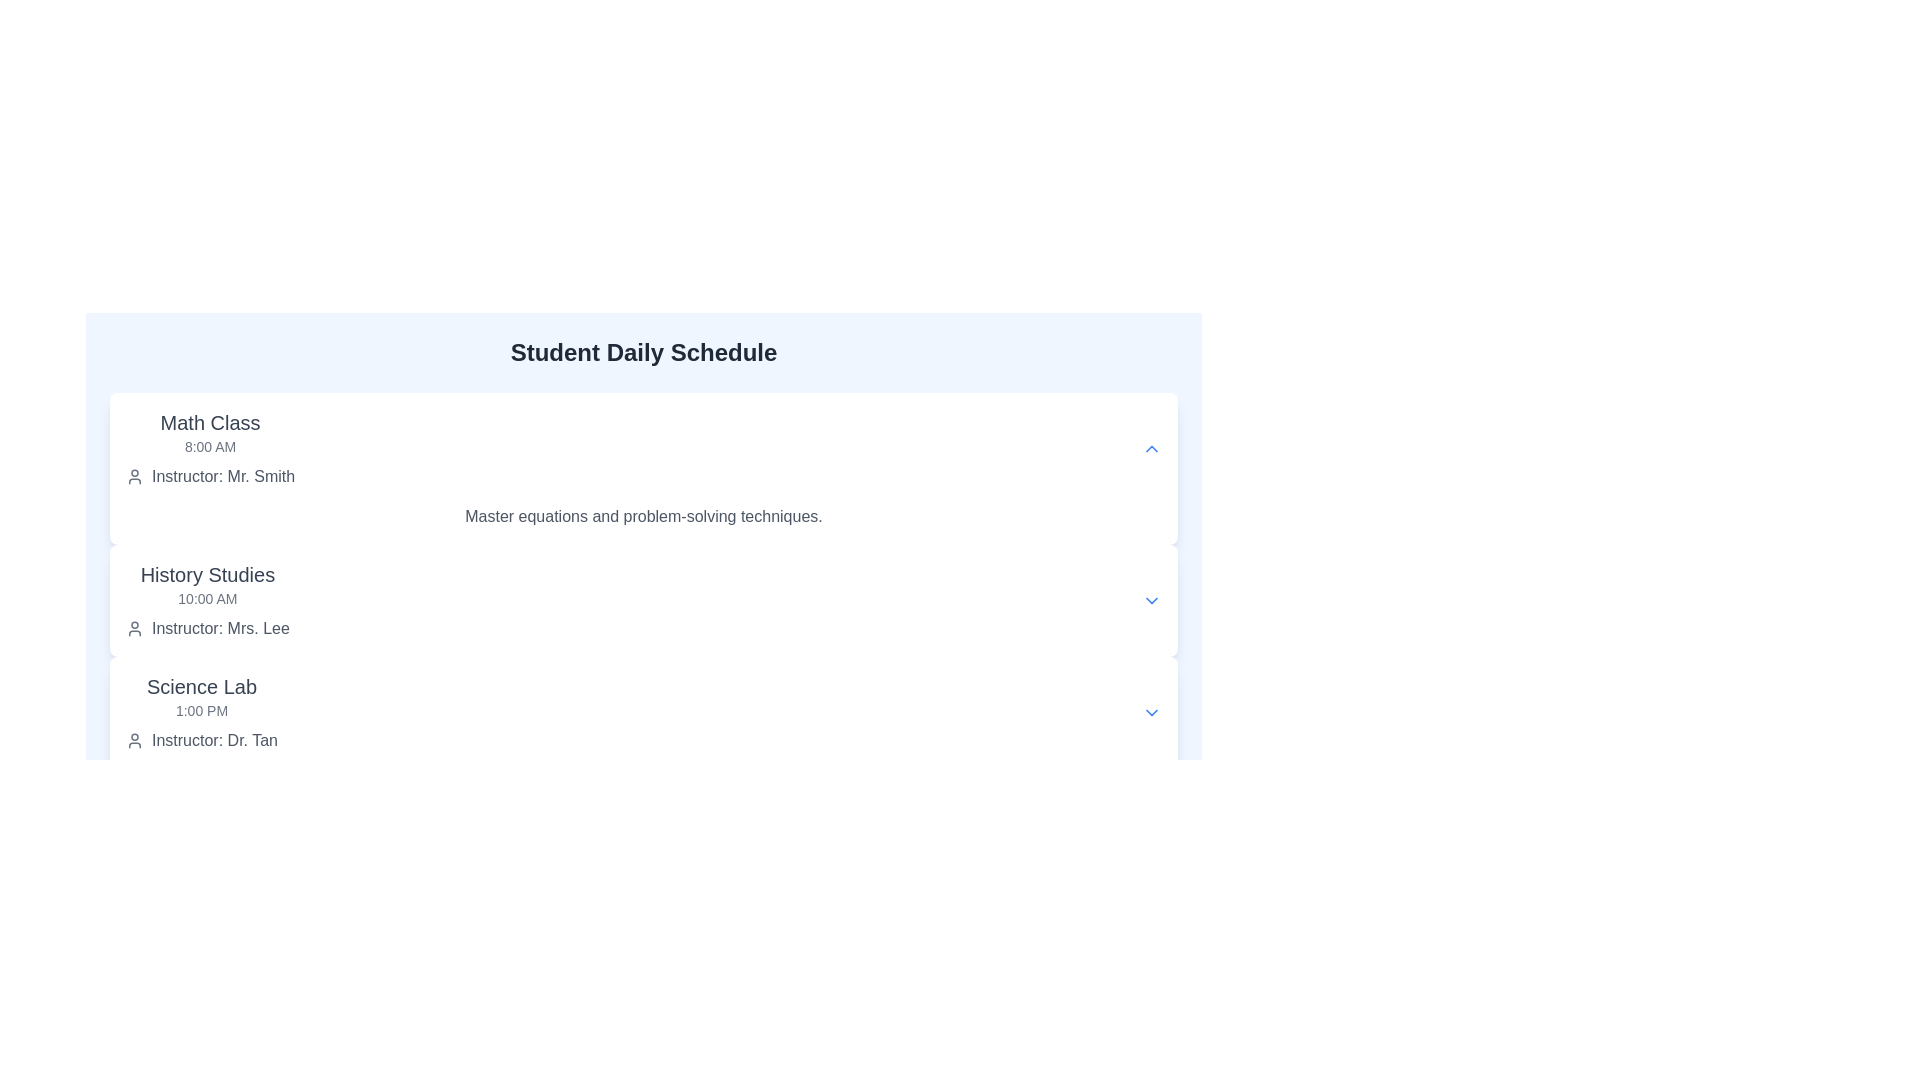  What do you see at coordinates (133, 477) in the screenshot?
I see `the small user icon with a gray outline located next to the text 'Instructor: Mr. Smith' in the instructor information section of the 'Math Class' item in the schedule interface` at bounding box center [133, 477].